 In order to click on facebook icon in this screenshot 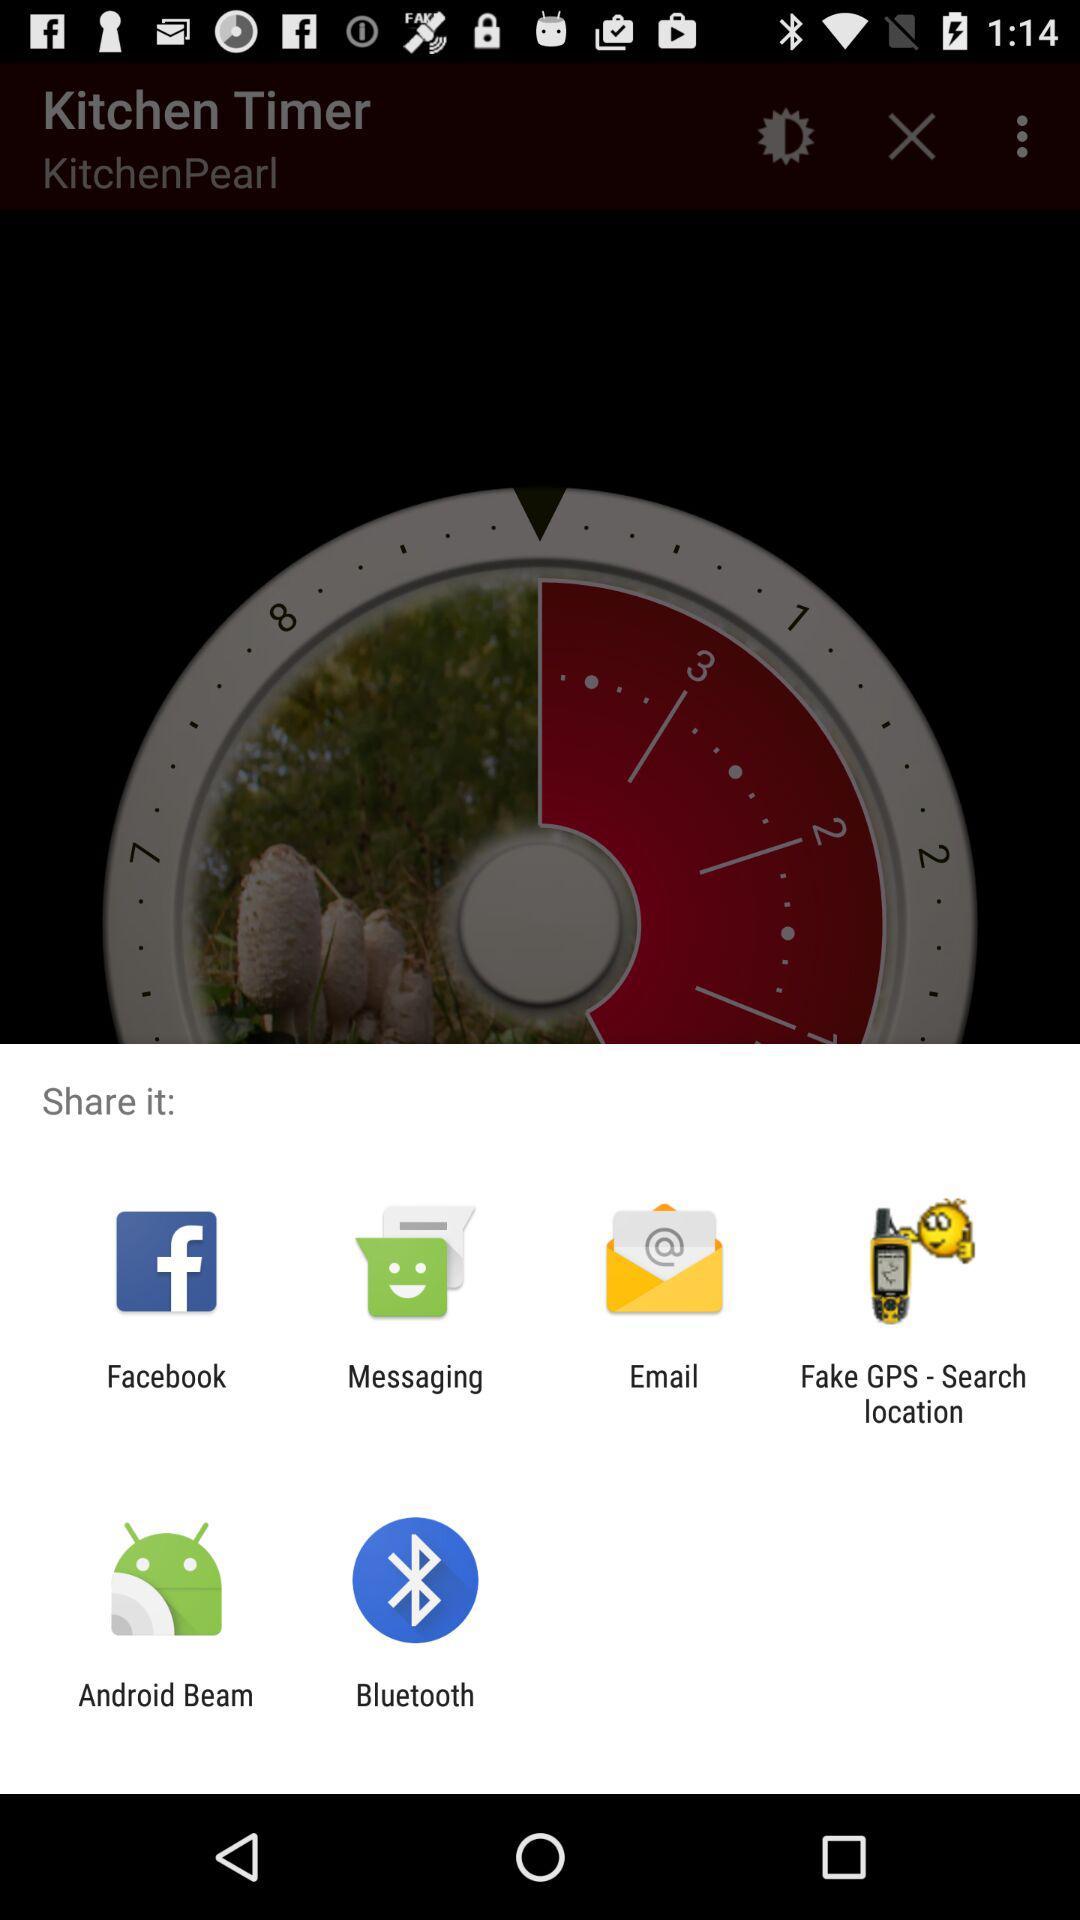, I will do `click(165, 1392)`.